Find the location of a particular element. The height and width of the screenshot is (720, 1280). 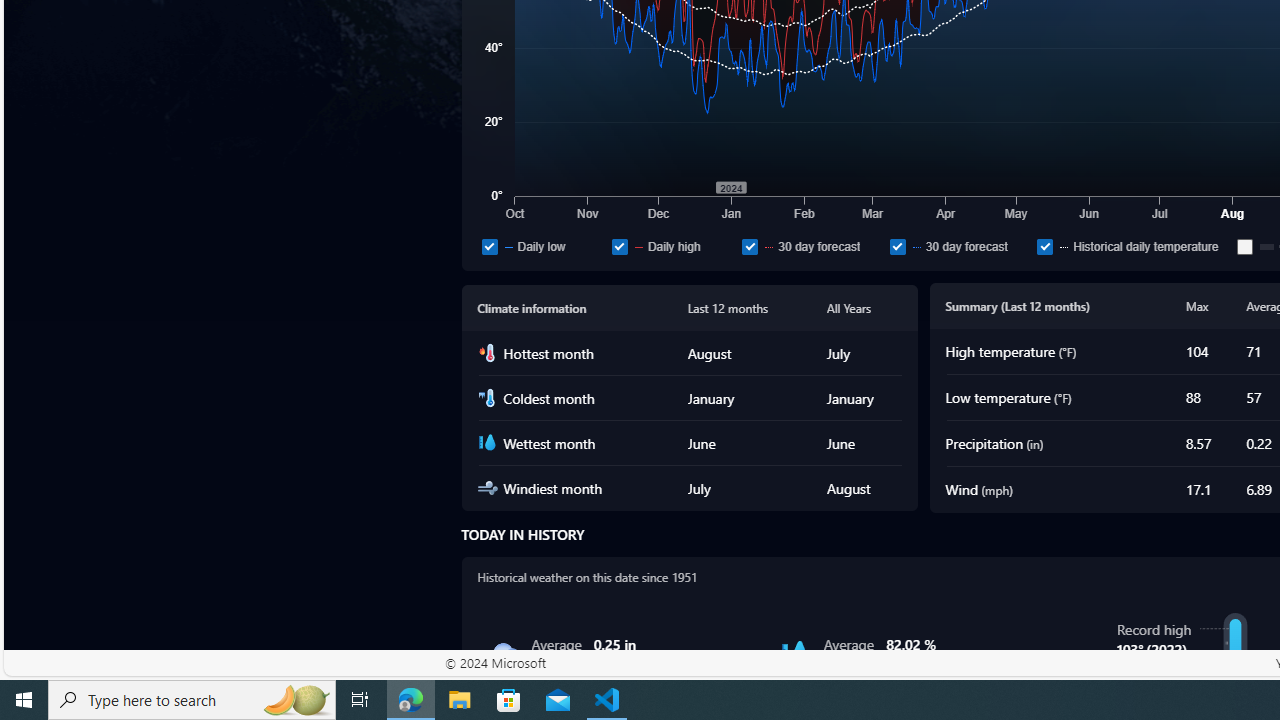

'30 day forecast' is located at coordinates (896, 245).